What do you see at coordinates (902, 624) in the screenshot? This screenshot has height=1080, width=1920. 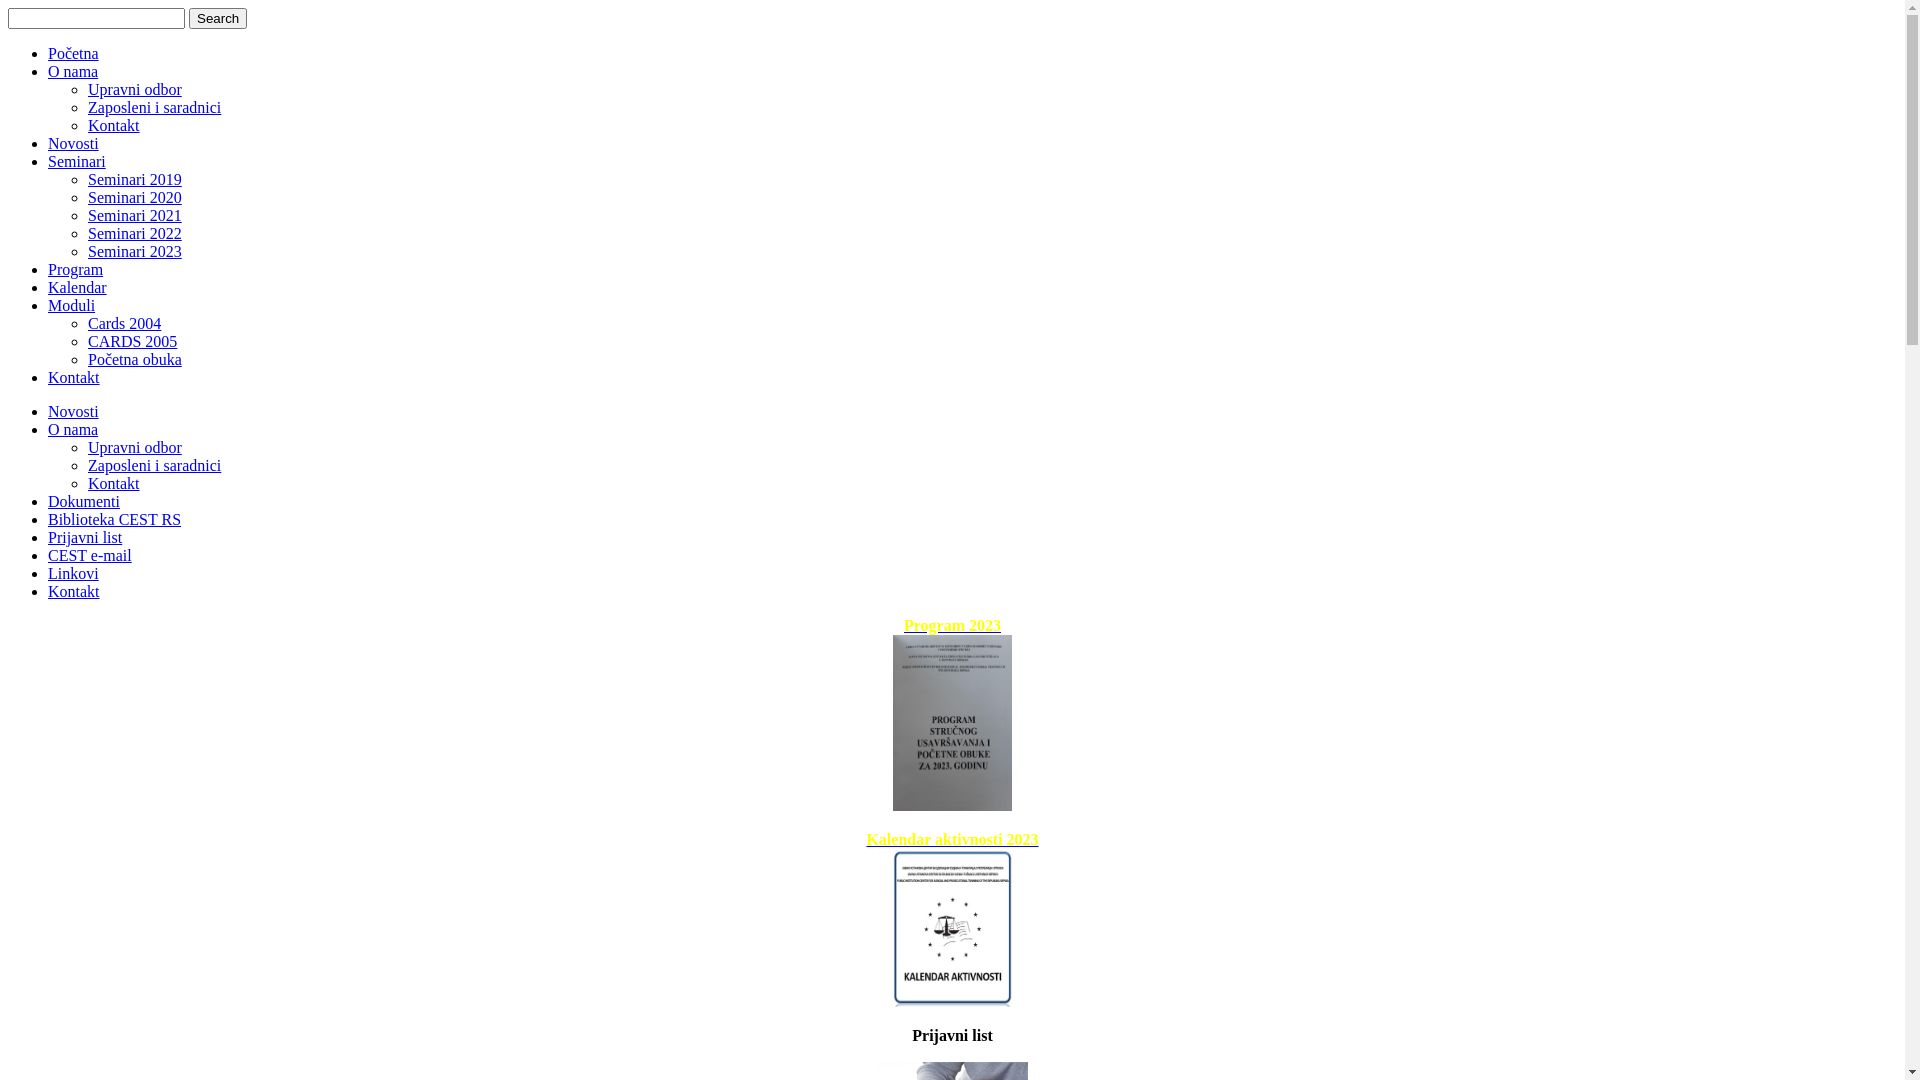 I see `'Program 2023'` at bounding box center [902, 624].